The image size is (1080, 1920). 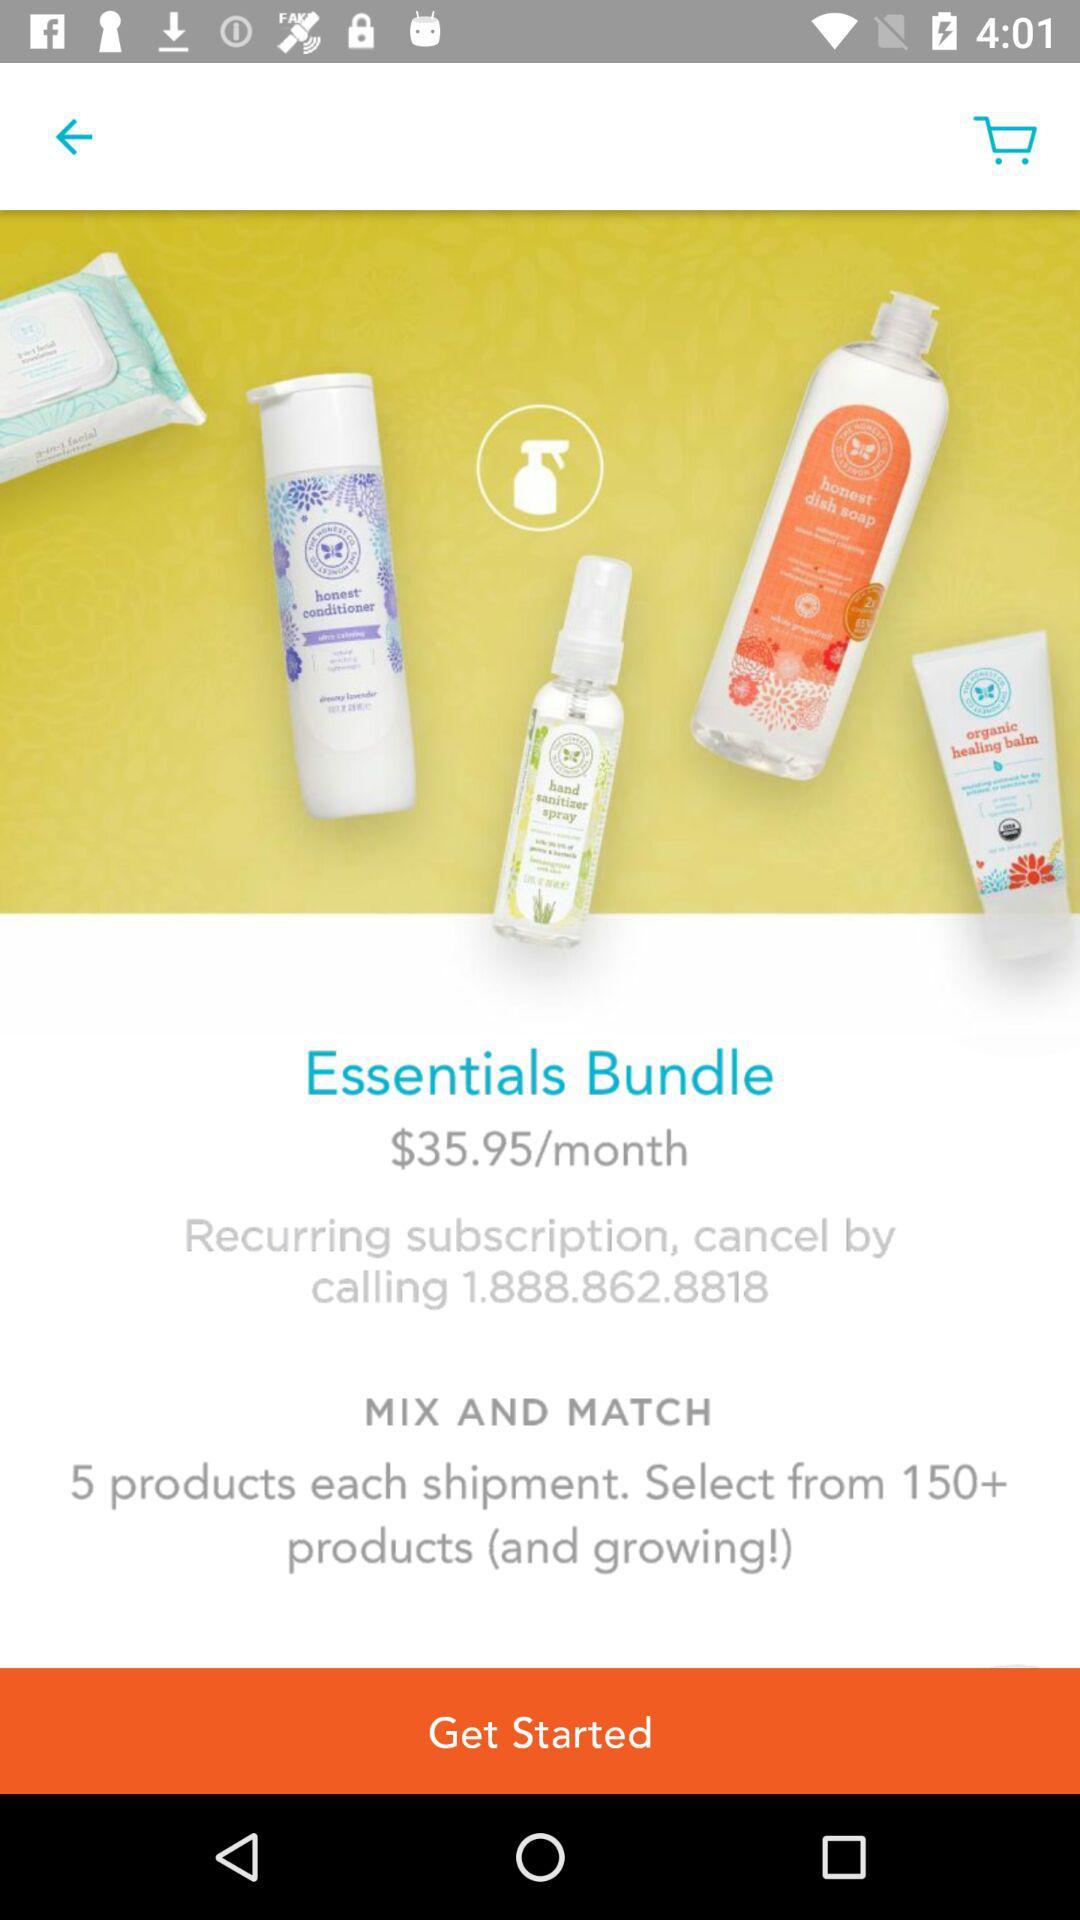 What do you see at coordinates (540, 1730) in the screenshot?
I see `the get started` at bounding box center [540, 1730].